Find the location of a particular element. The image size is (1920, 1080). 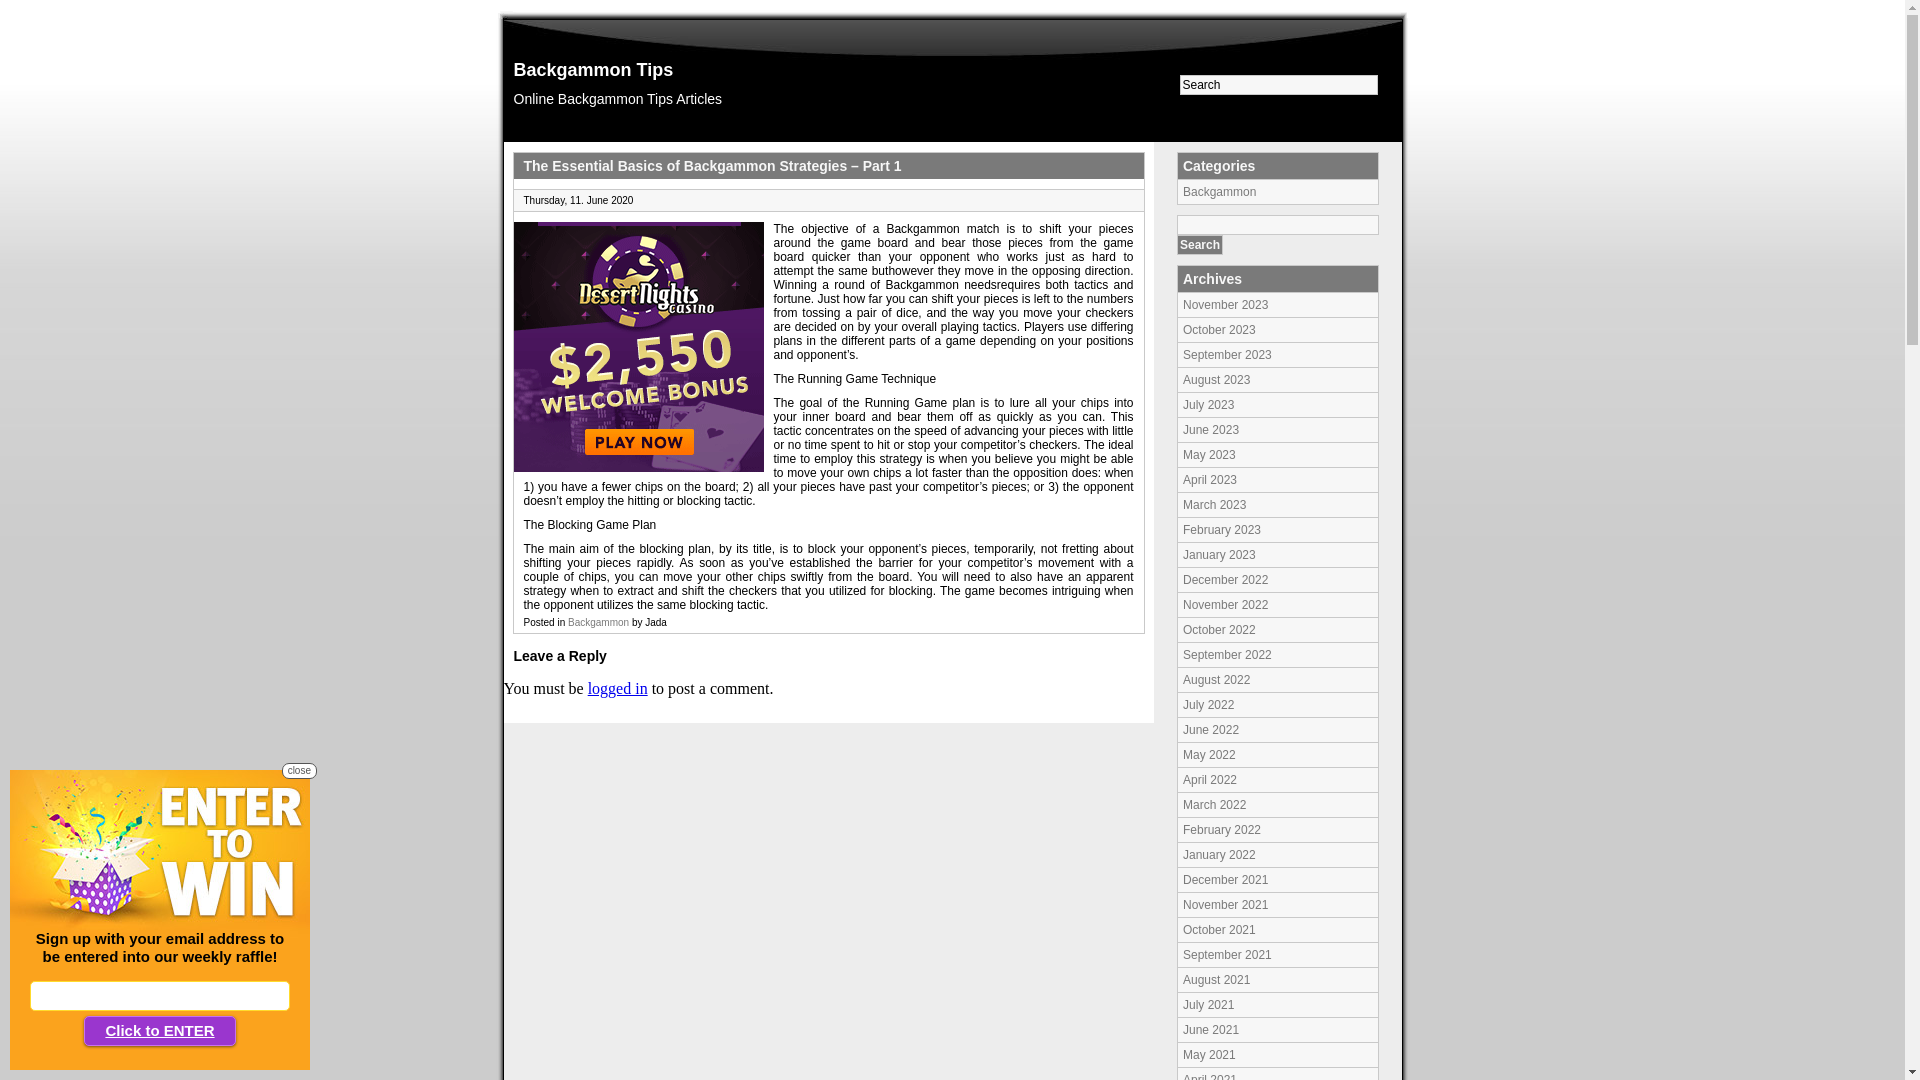

'October 2023' is located at coordinates (1218, 329).